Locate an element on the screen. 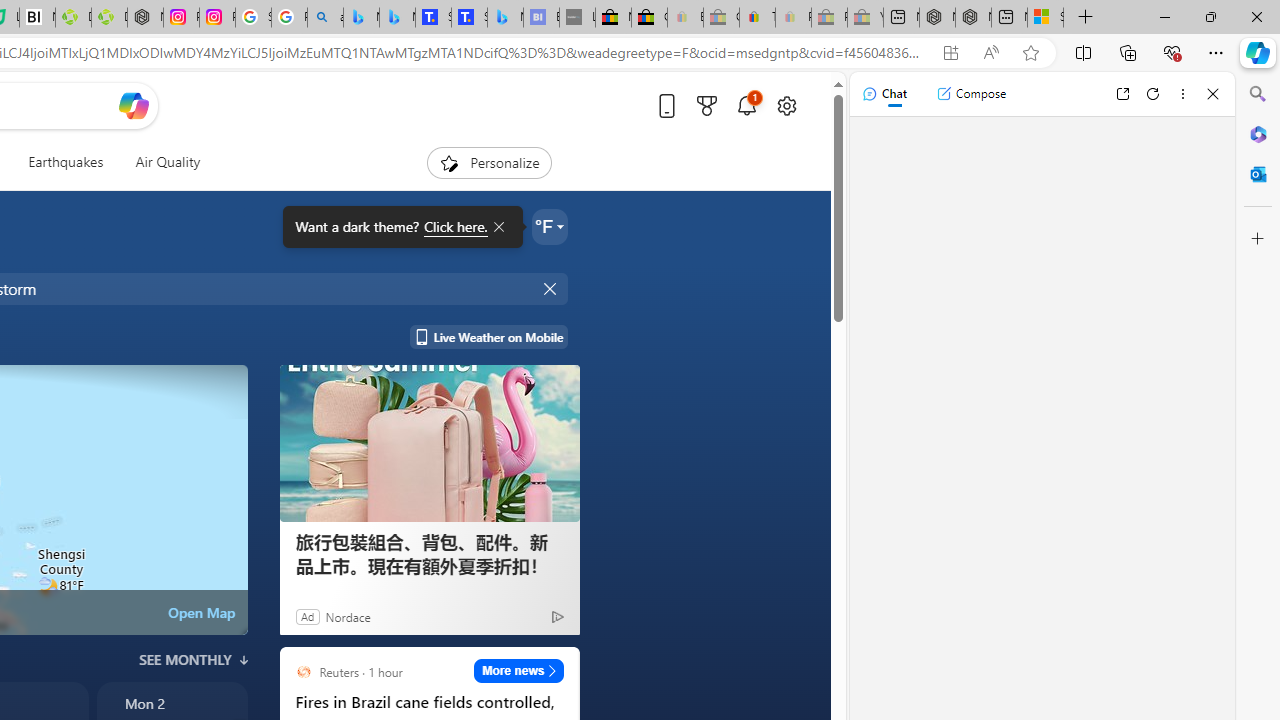  'Chat' is located at coordinates (883, 93).